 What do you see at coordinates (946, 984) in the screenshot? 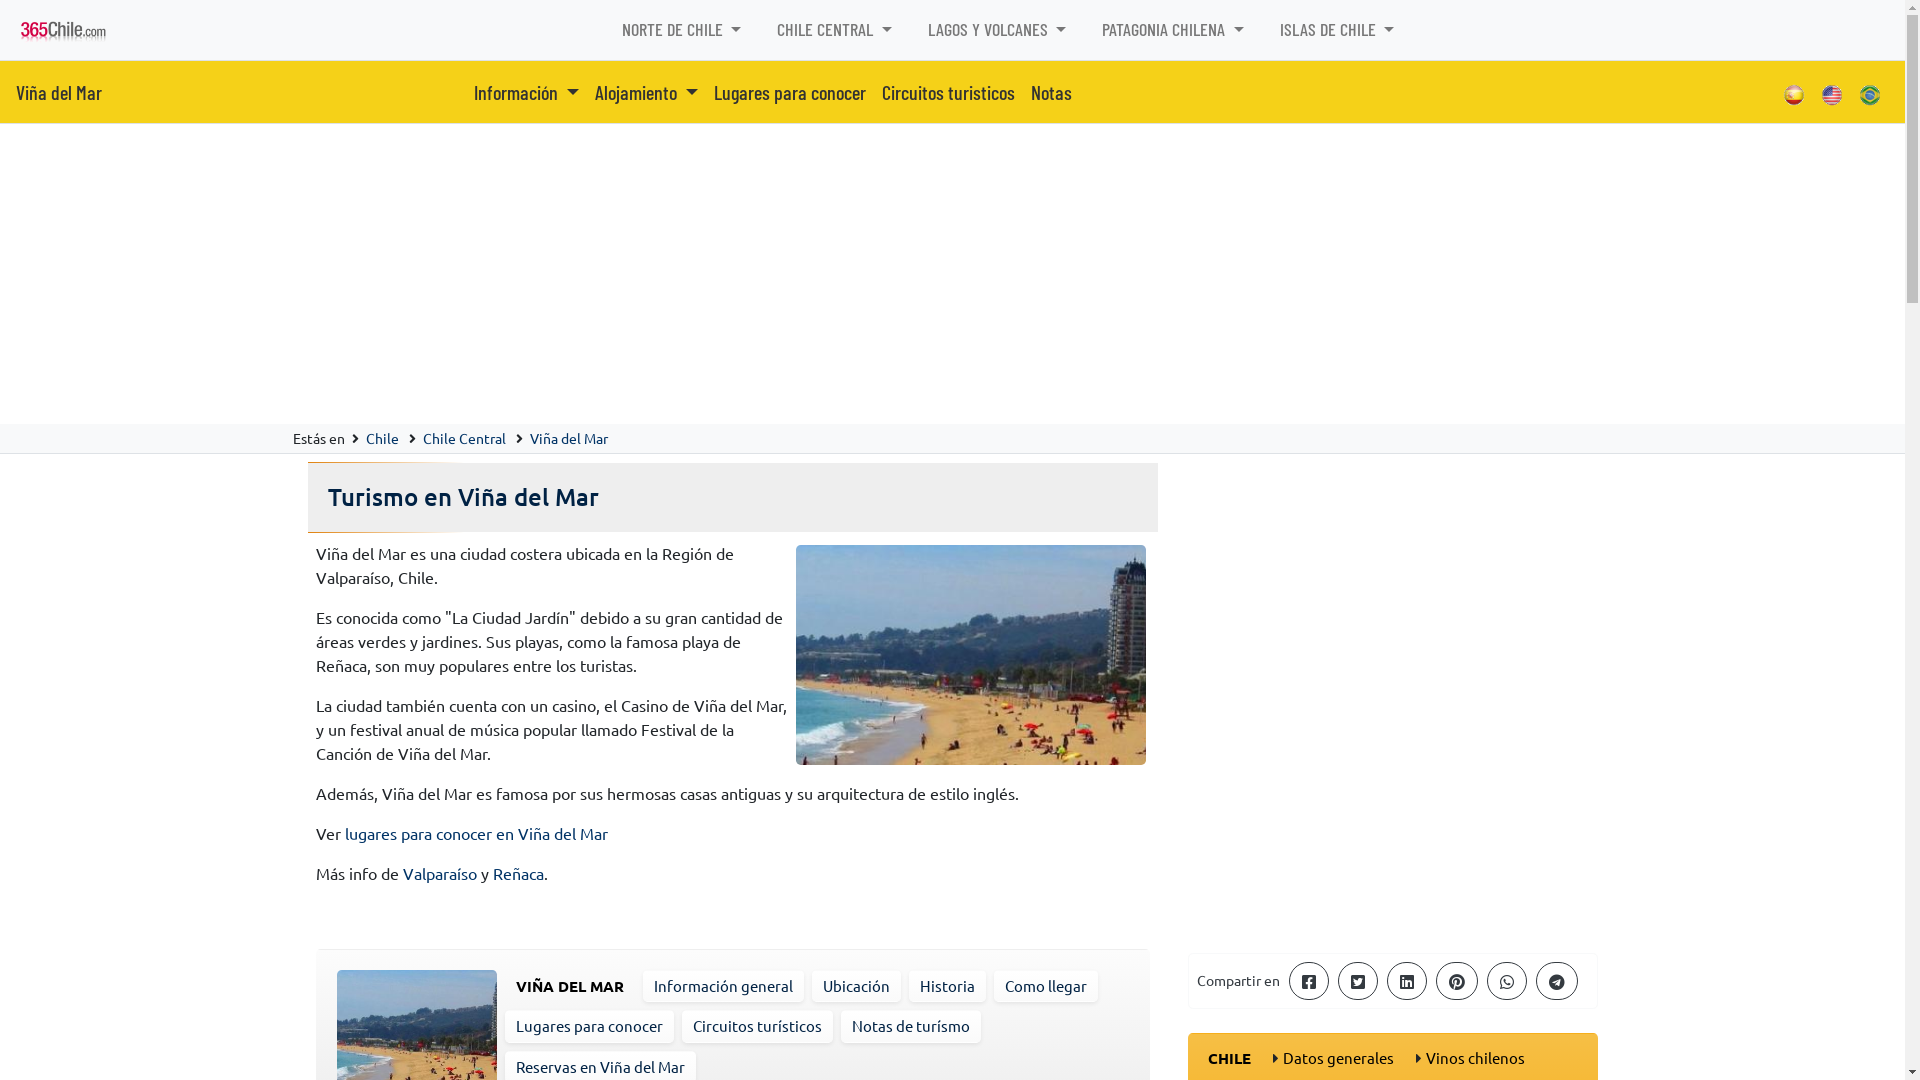
I see `'Historia'` at bounding box center [946, 984].